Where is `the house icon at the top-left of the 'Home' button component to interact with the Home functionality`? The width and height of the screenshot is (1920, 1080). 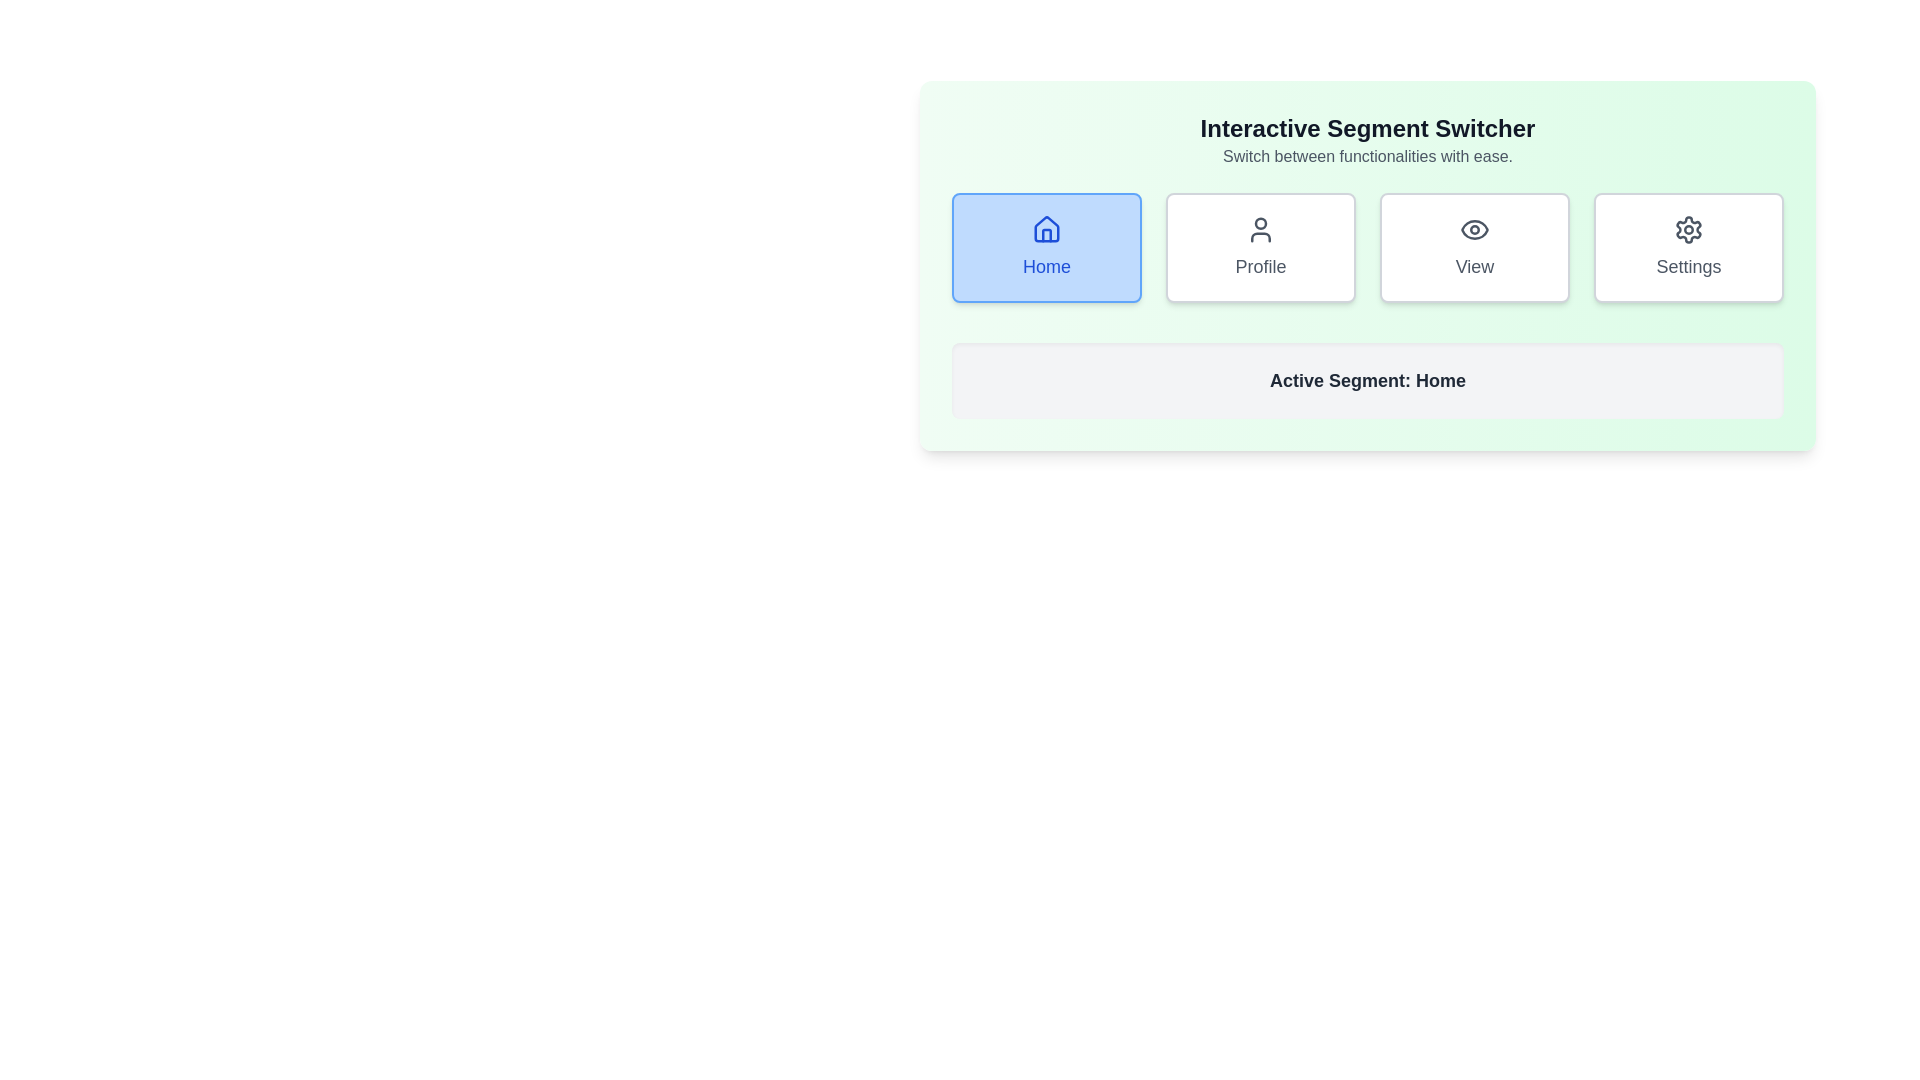 the house icon at the top-left of the 'Home' button component to interact with the Home functionality is located at coordinates (1045, 229).